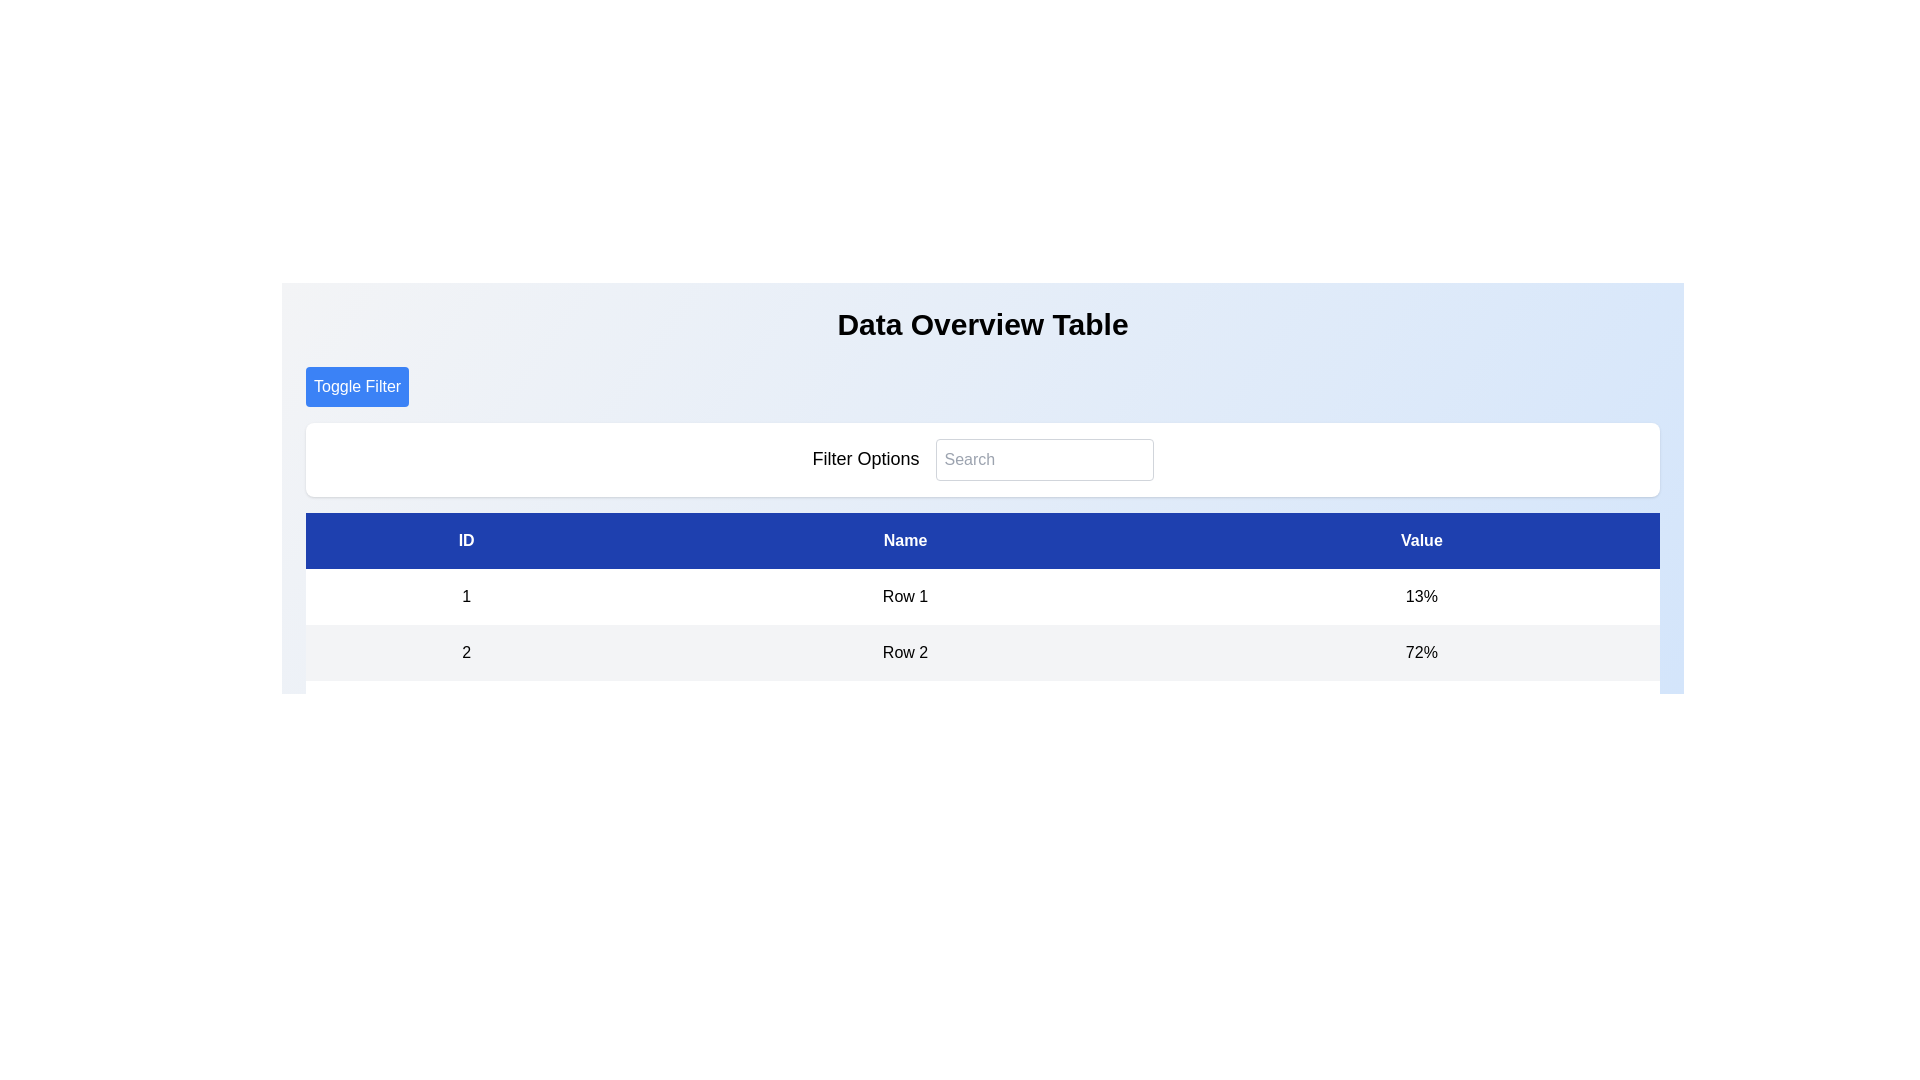  I want to click on the 'Toggle Filter' button to toggle the visibility of the filter options, so click(356, 386).